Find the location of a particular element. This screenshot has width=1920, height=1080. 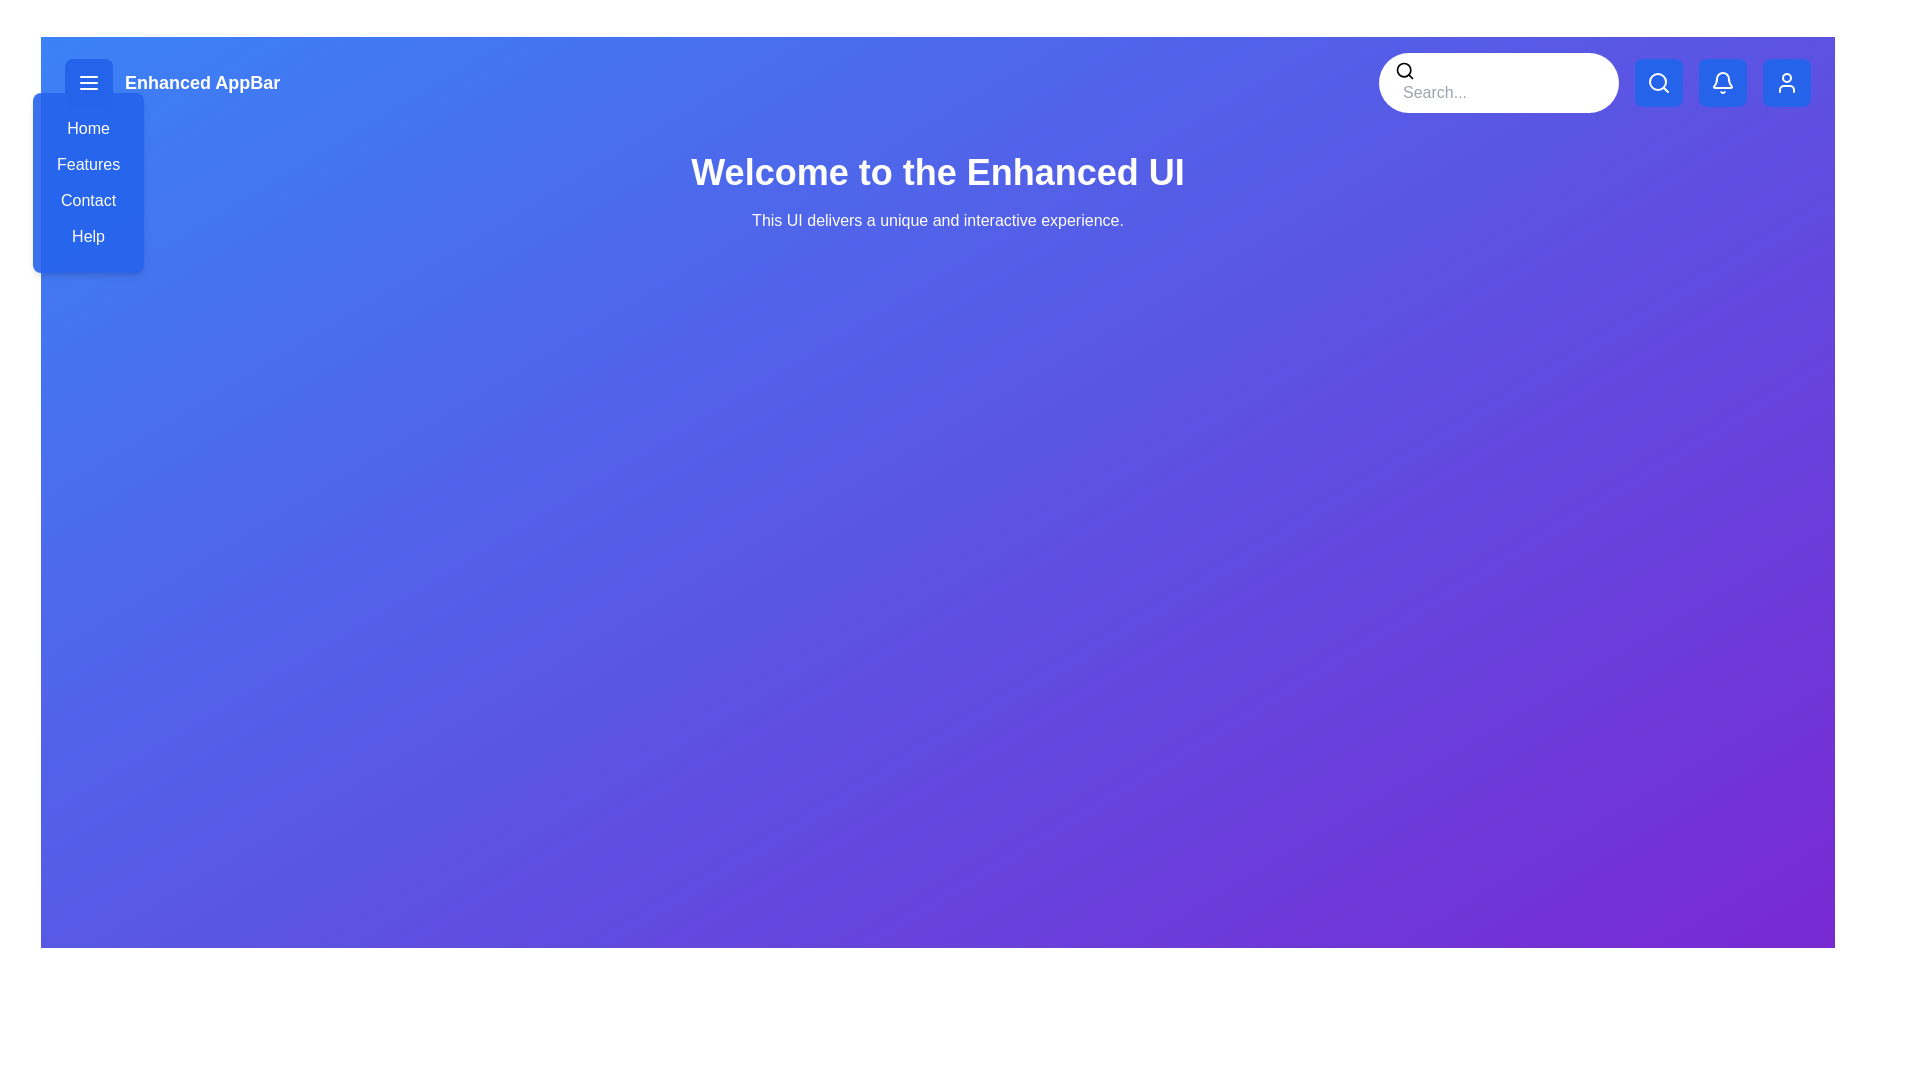

the menu item labeled Contact is located at coordinates (86, 200).